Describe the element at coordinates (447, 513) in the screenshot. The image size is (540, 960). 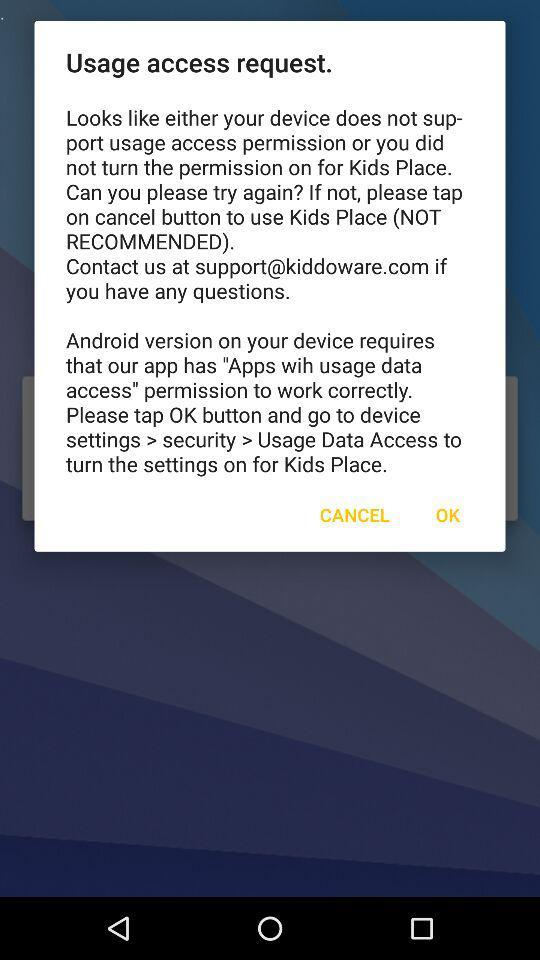
I see `ok on the right` at that location.